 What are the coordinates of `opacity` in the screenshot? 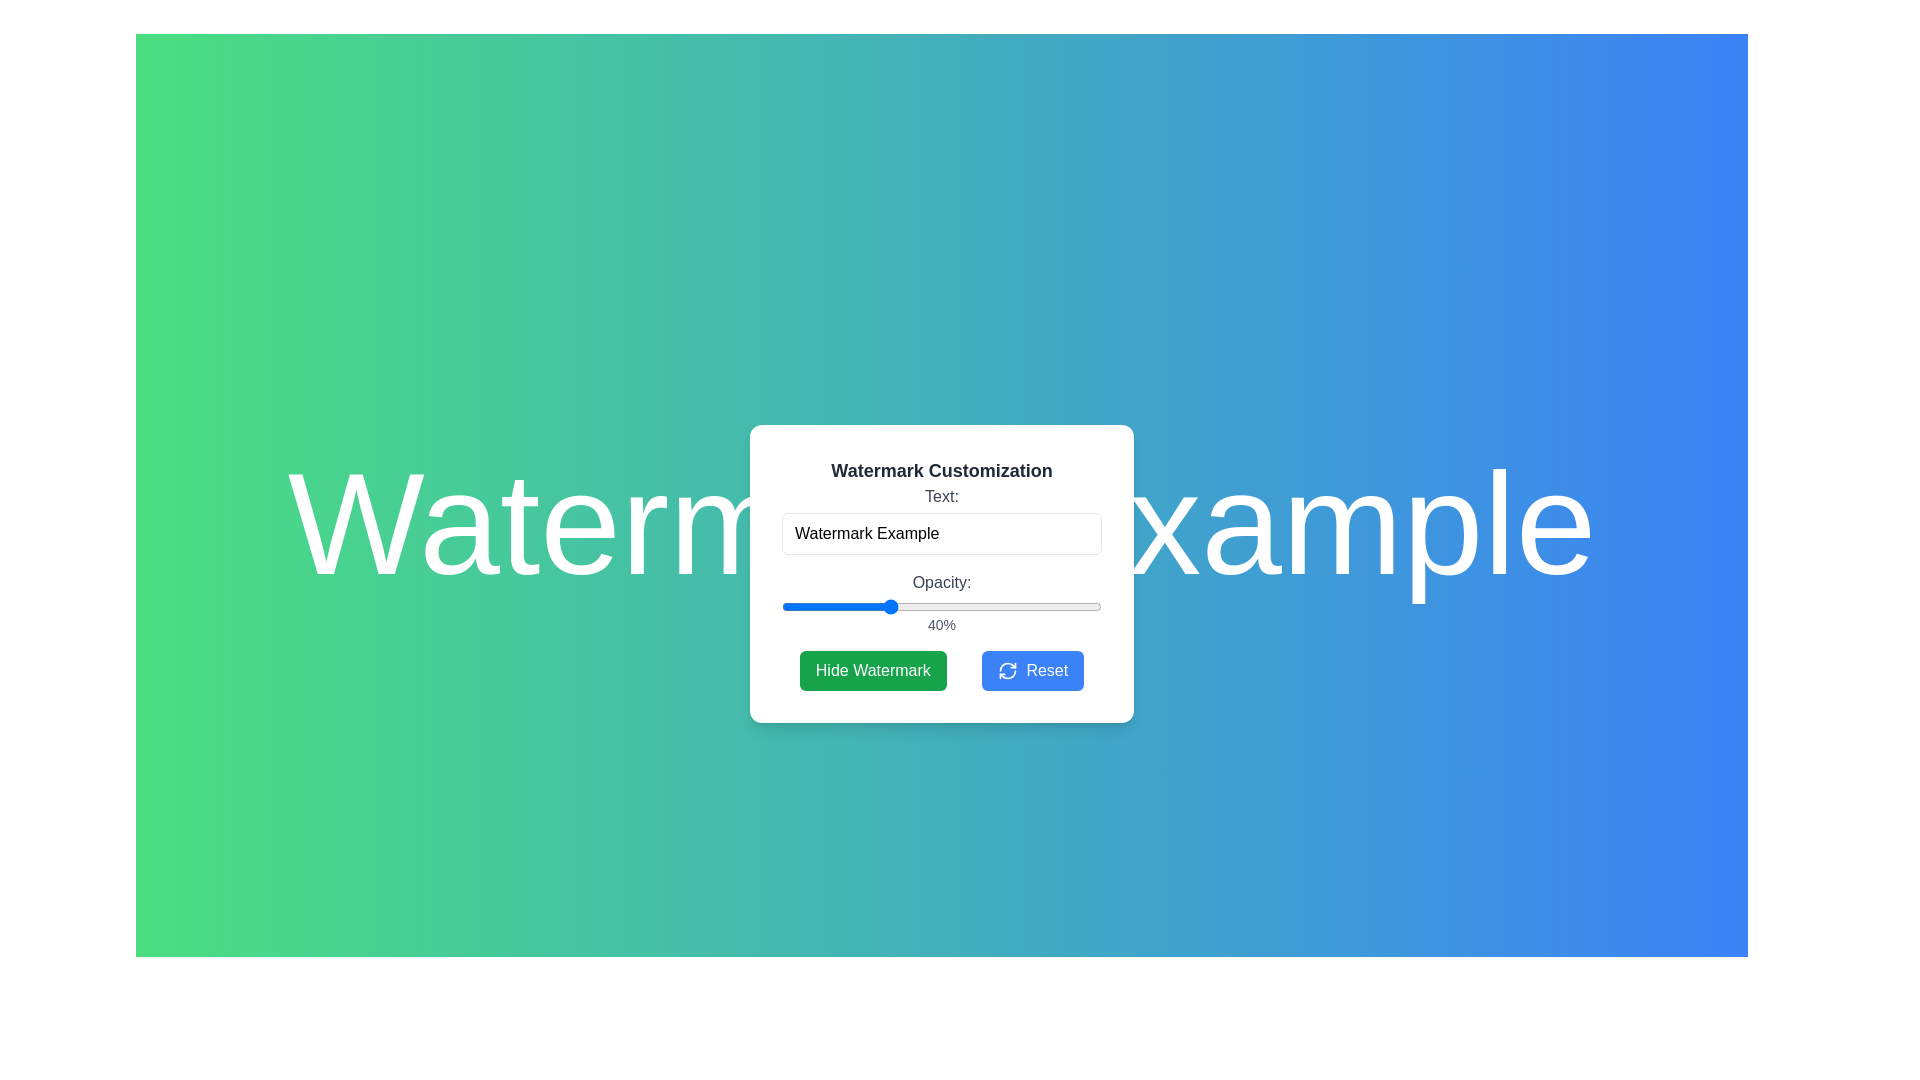 It's located at (1093, 605).